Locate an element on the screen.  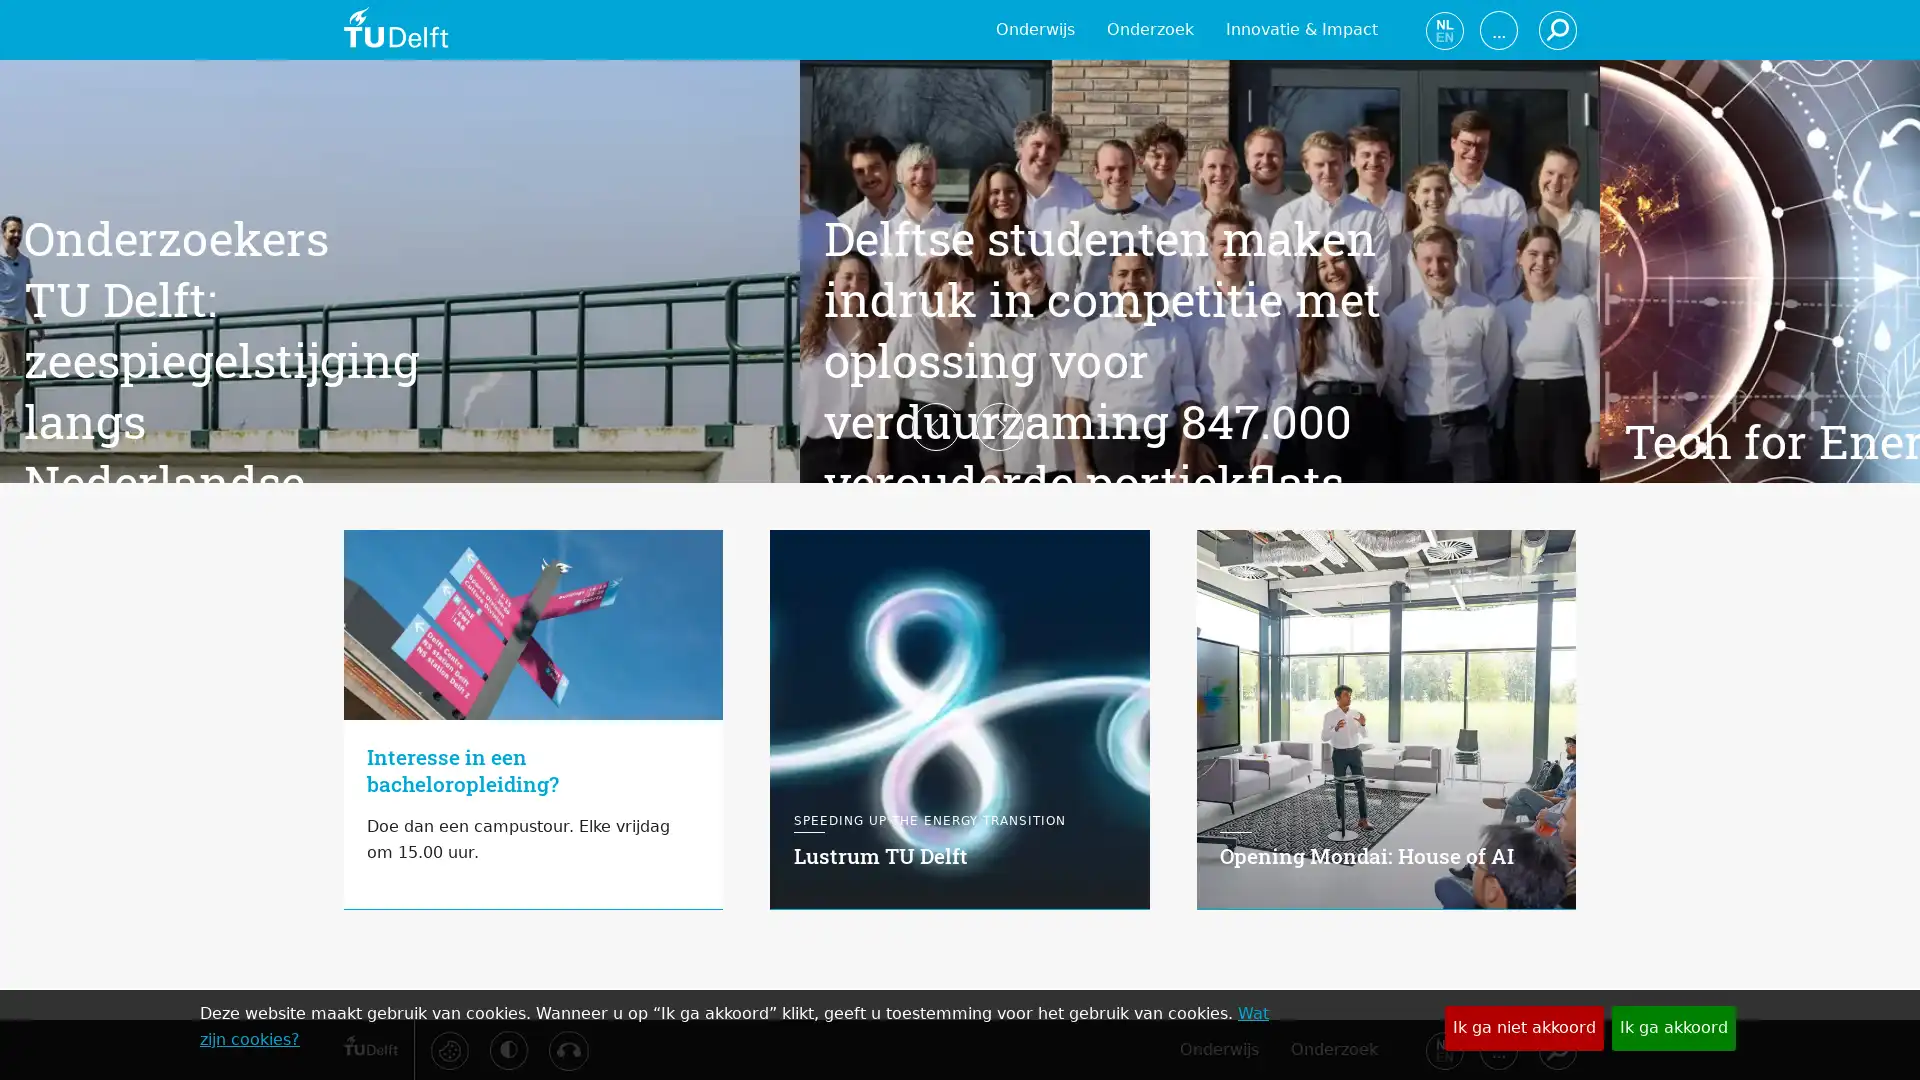
Activeer hoog contrast is located at coordinates (508, 1048).